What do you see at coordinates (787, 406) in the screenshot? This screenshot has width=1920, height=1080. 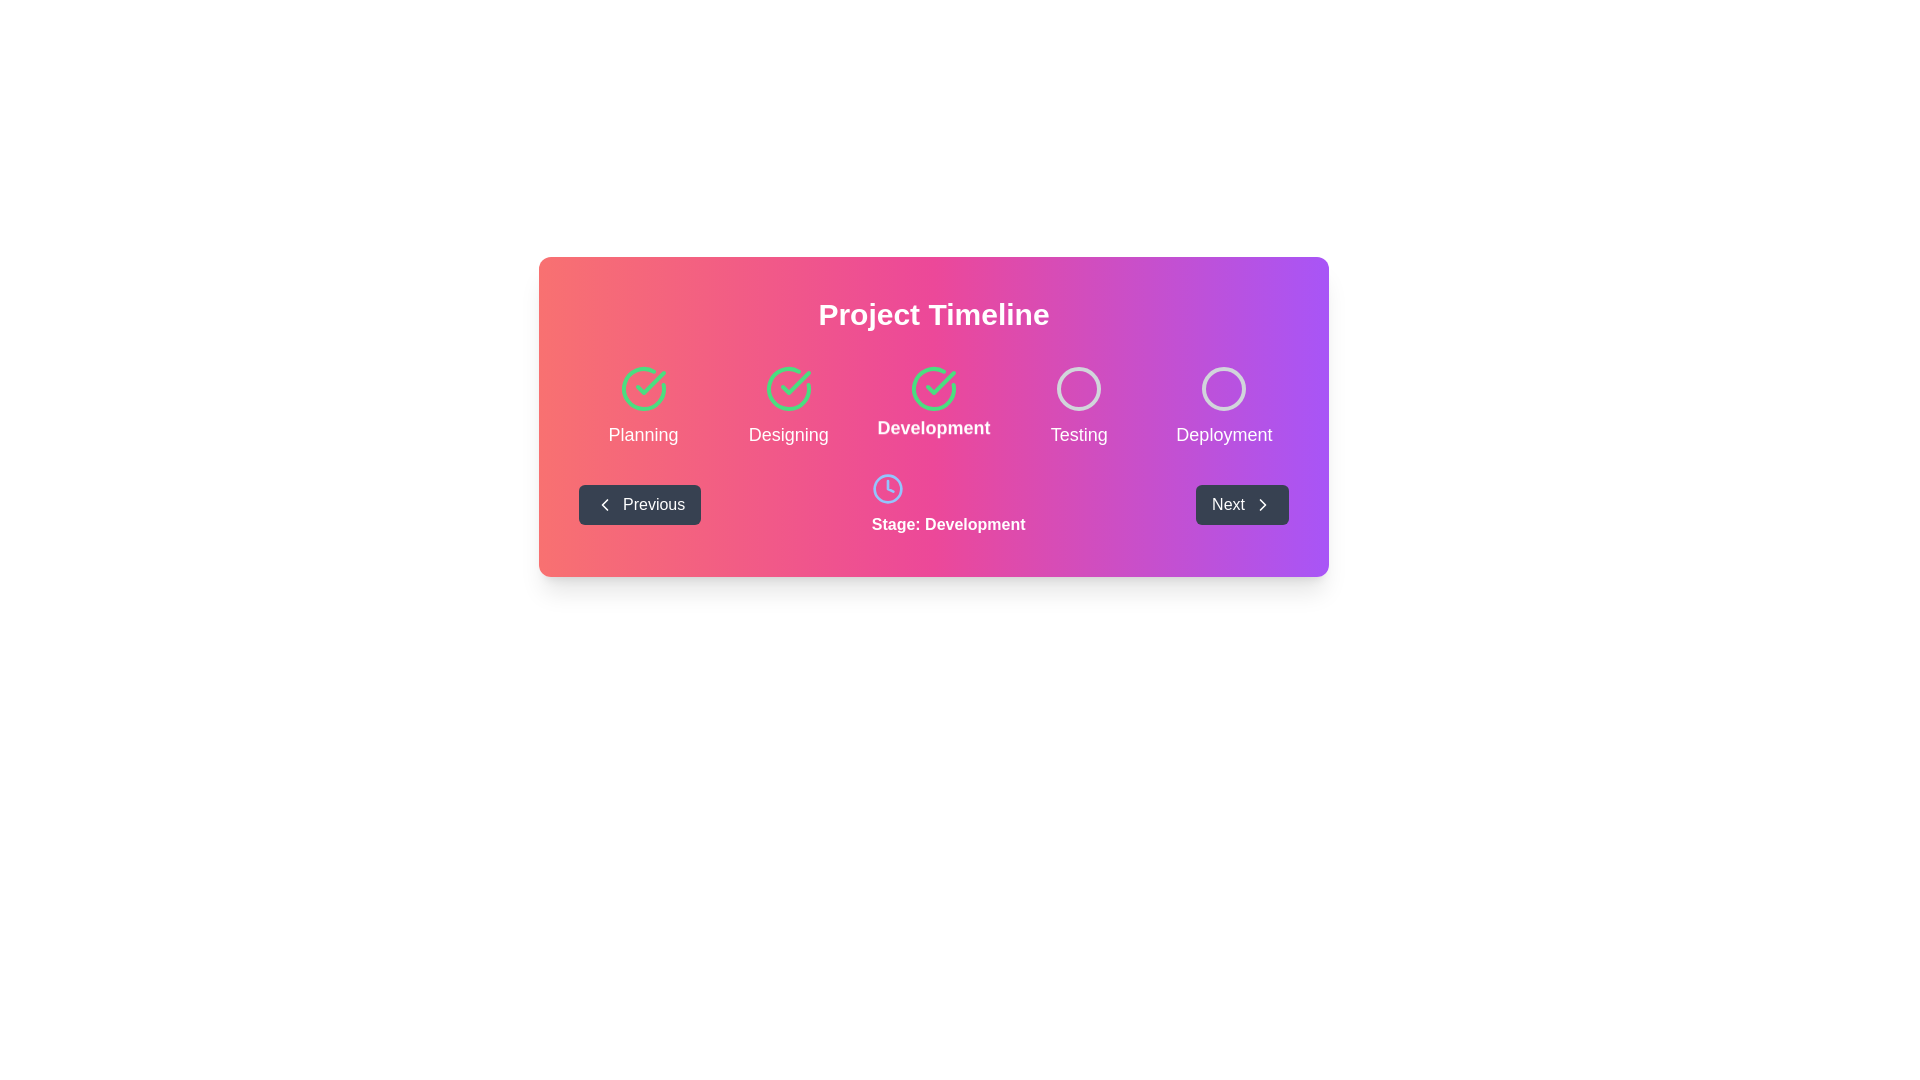 I see `the Status indicator with a checkmark icon and the text 'Designing', which is the second step in the Project Timeline progress tracker` at bounding box center [787, 406].